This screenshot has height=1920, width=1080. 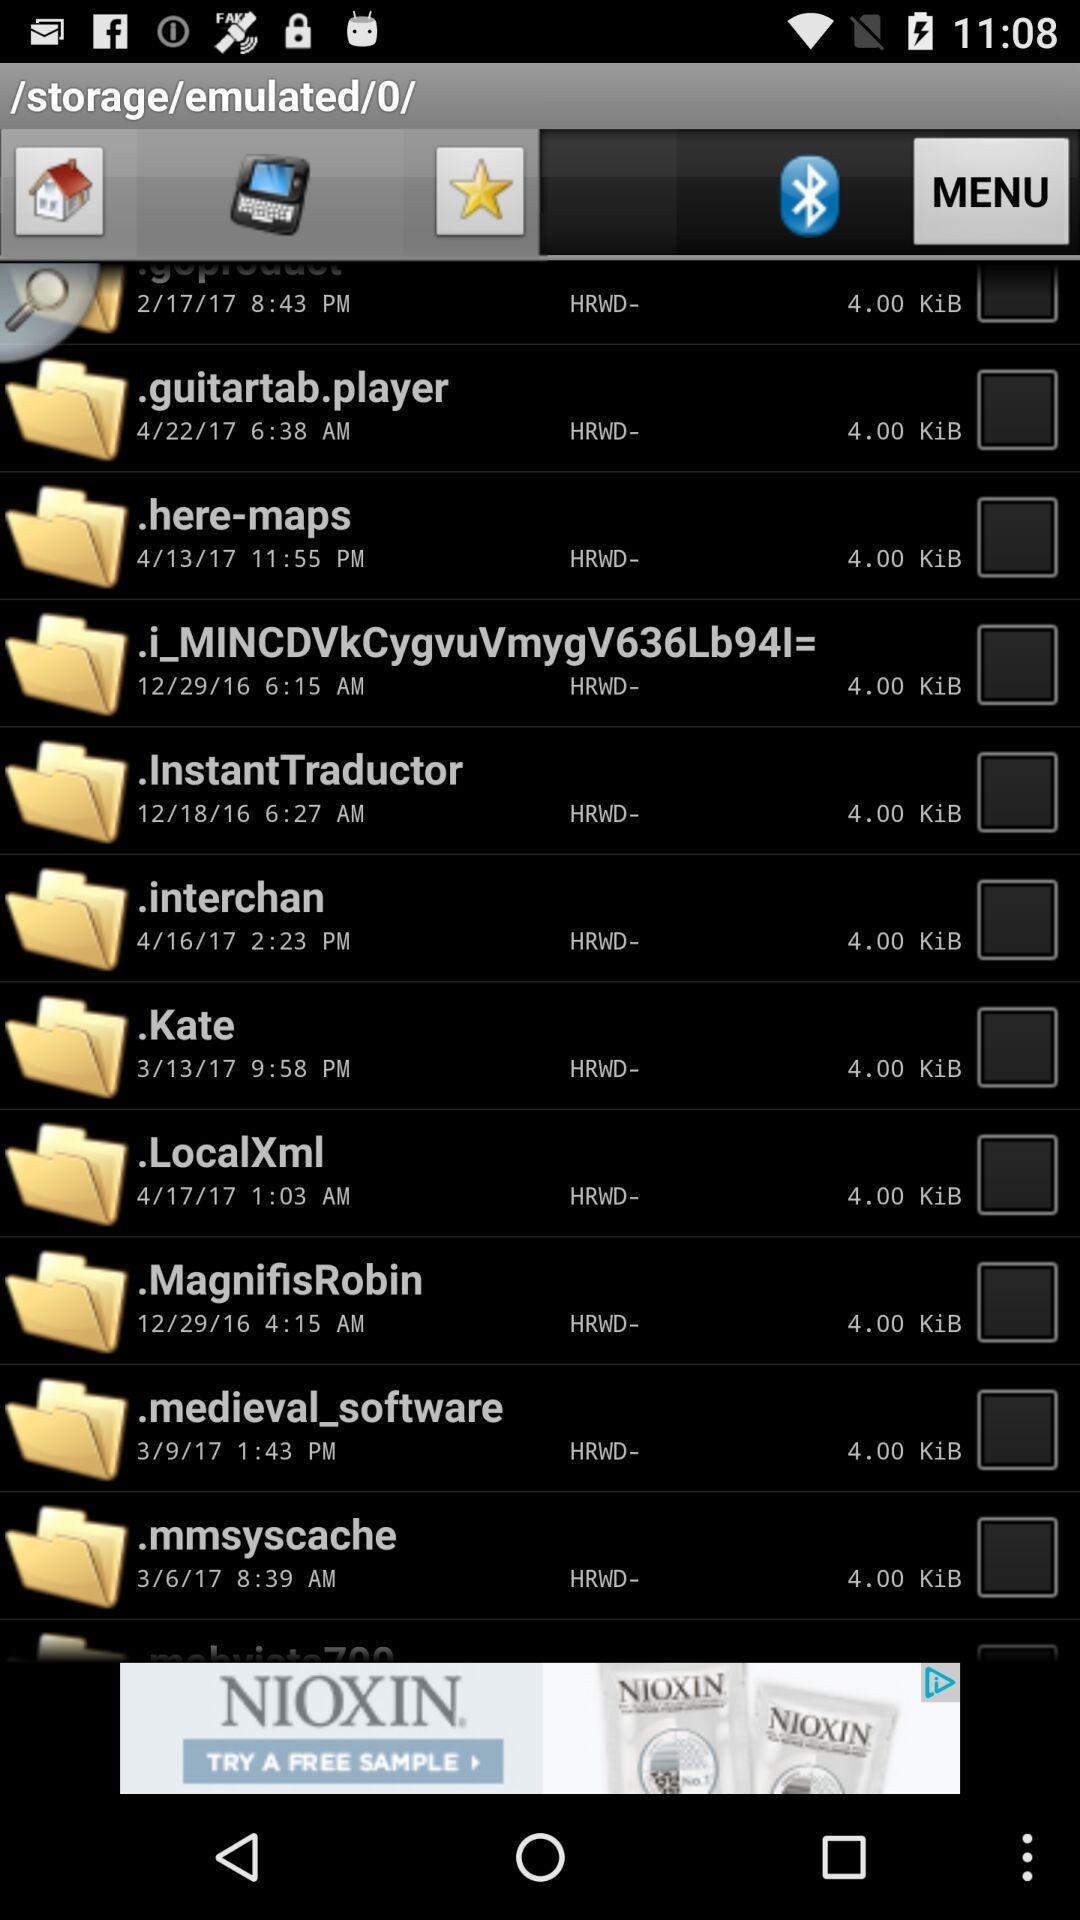 What do you see at coordinates (1023, 916) in the screenshot?
I see `page` at bounding box center [1023, 916].